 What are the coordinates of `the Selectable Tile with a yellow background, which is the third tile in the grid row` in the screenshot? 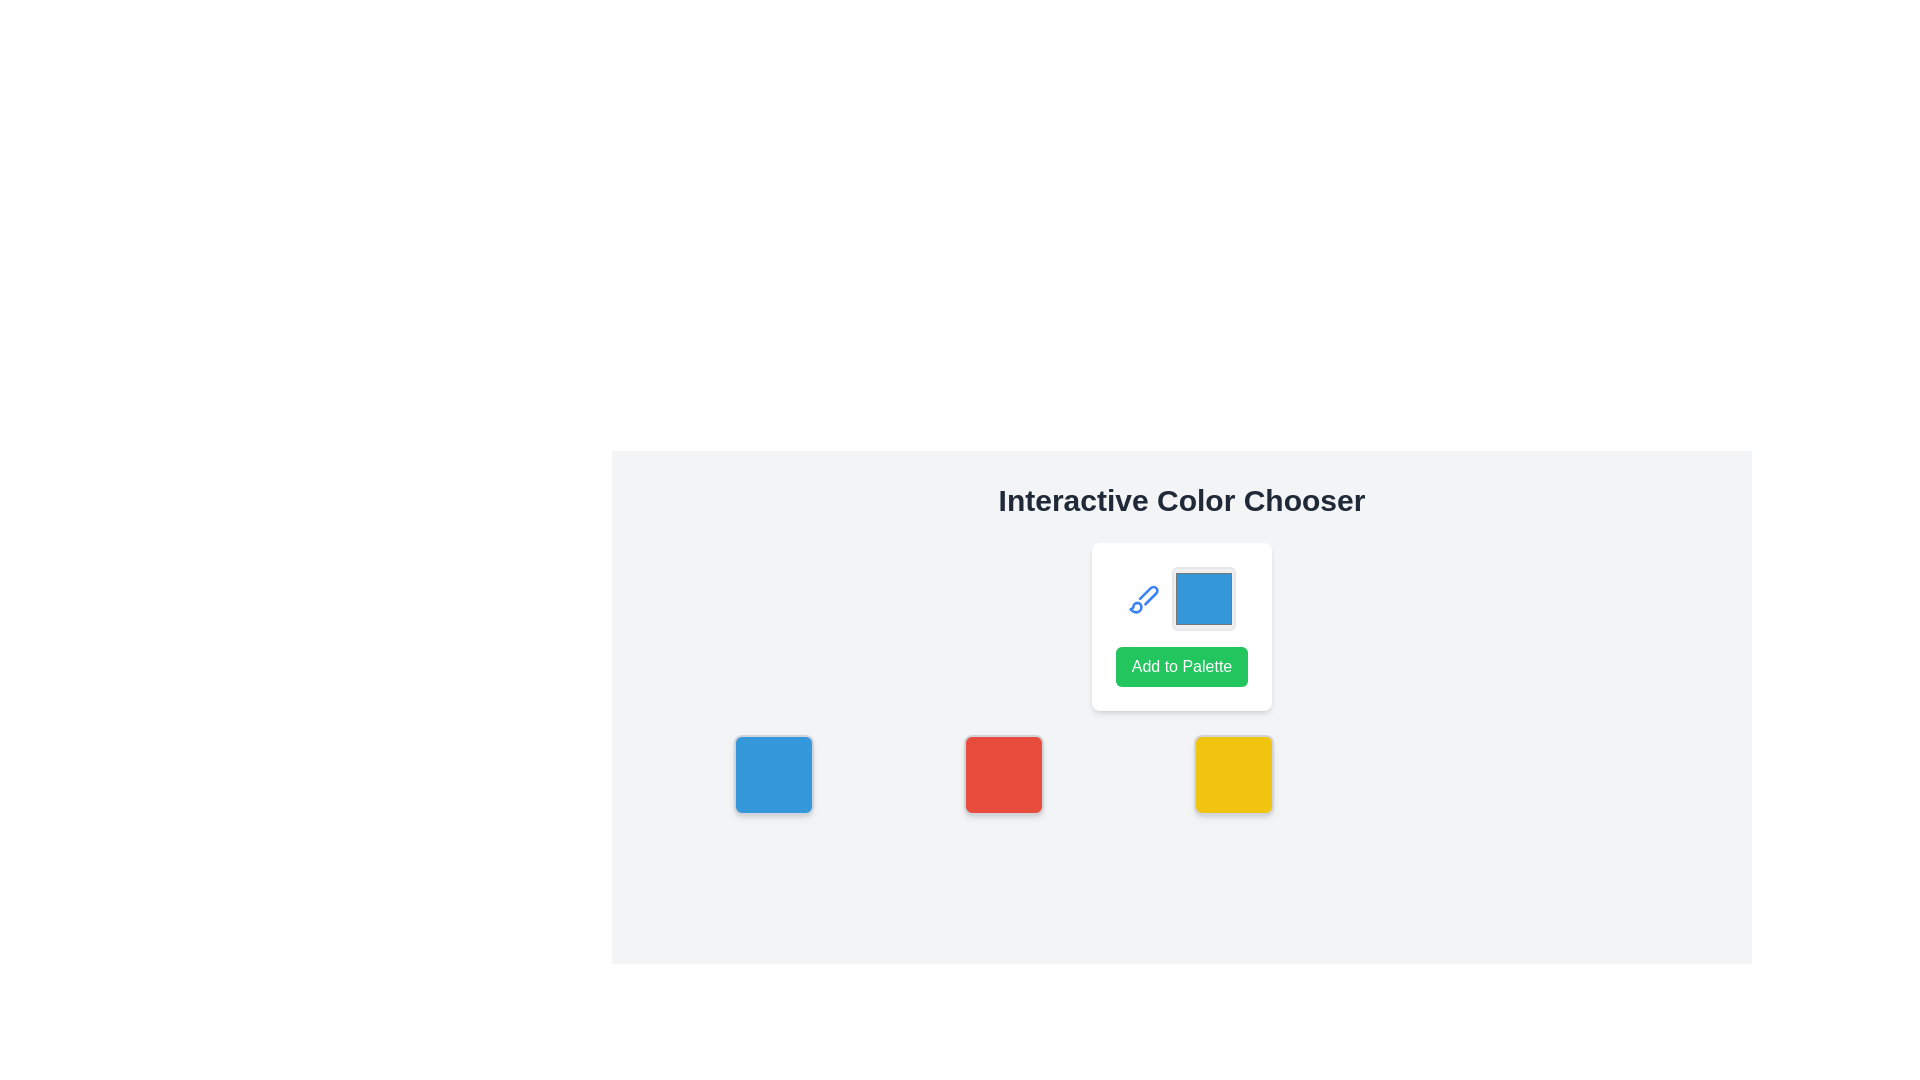 It's located at (1232, 774).